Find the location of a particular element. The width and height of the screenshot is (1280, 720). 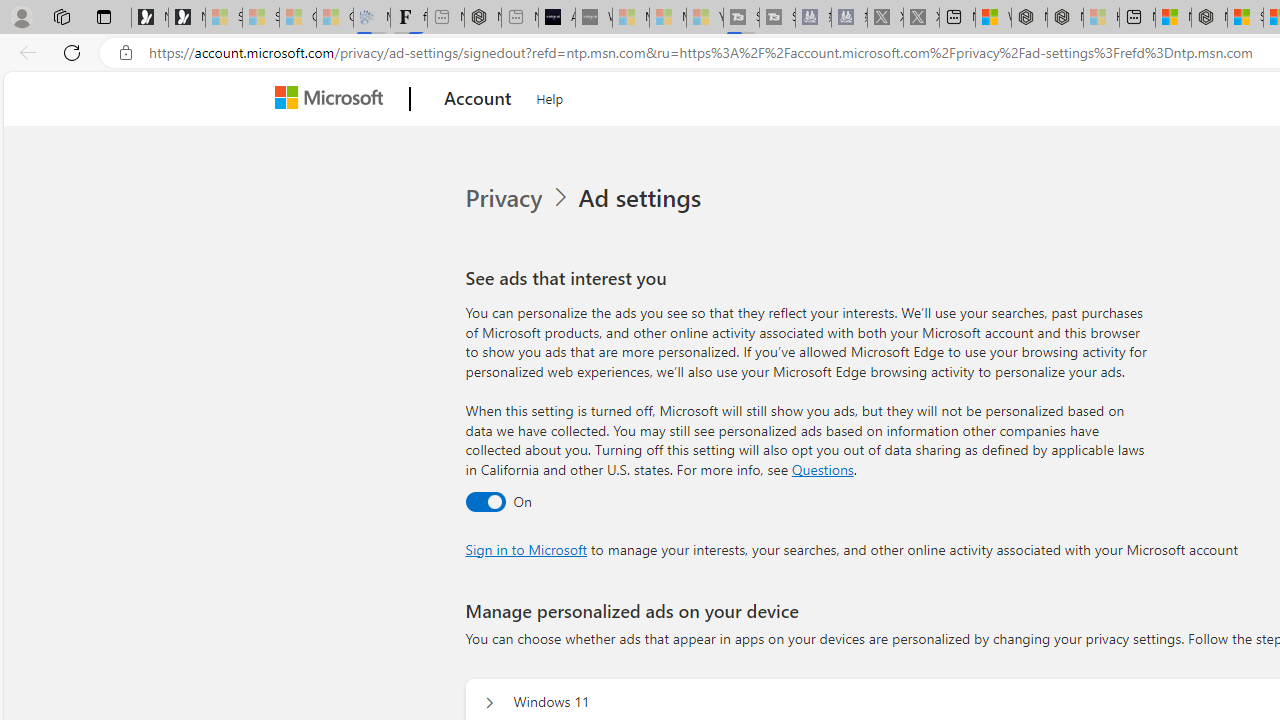

'Go to Questions section' is located at coordinates (822, 469).